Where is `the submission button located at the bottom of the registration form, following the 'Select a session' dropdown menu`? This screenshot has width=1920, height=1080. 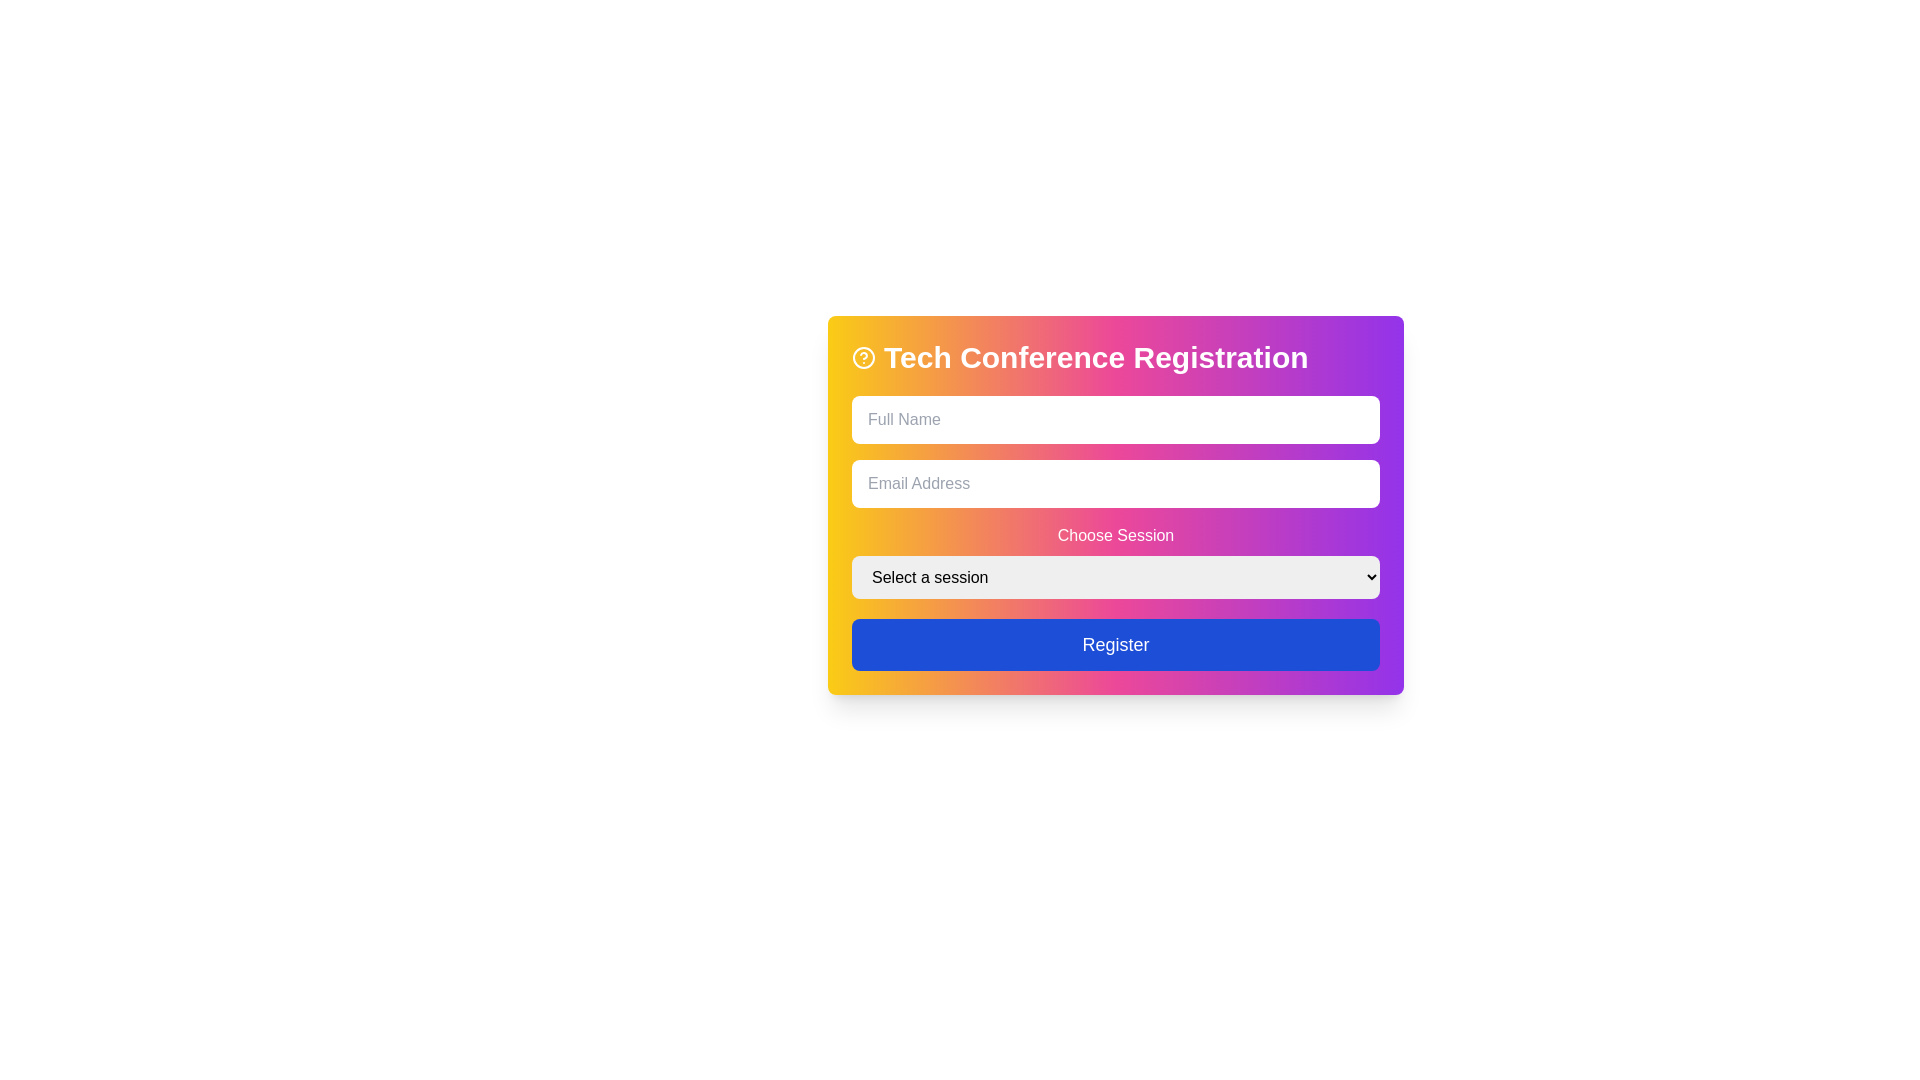 the submission button located at the bottom of the registration form, following the 'Select a session' dropdown menu is located at coordinates (1115, 644).